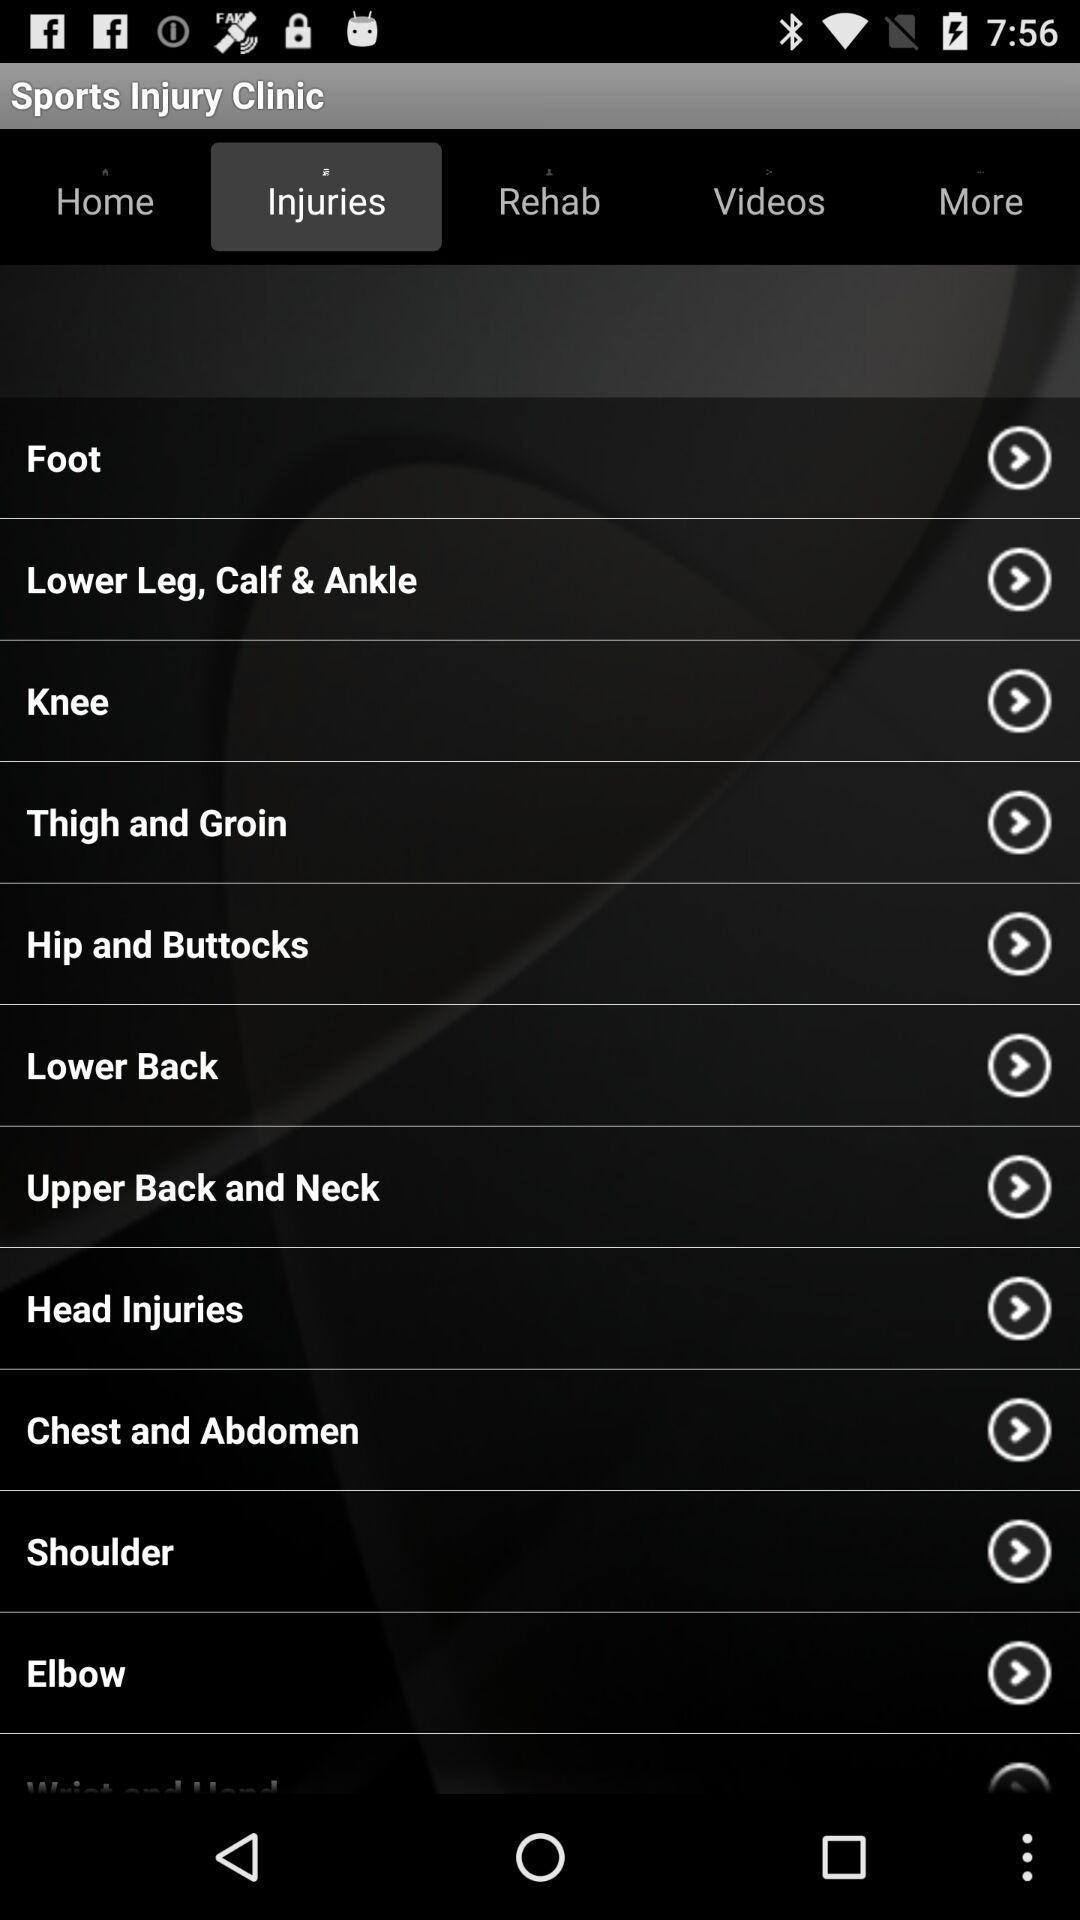 The height and width of the screenshot is (1920, 1080). I want to click on the button more at top right corner, so click(979, 196).